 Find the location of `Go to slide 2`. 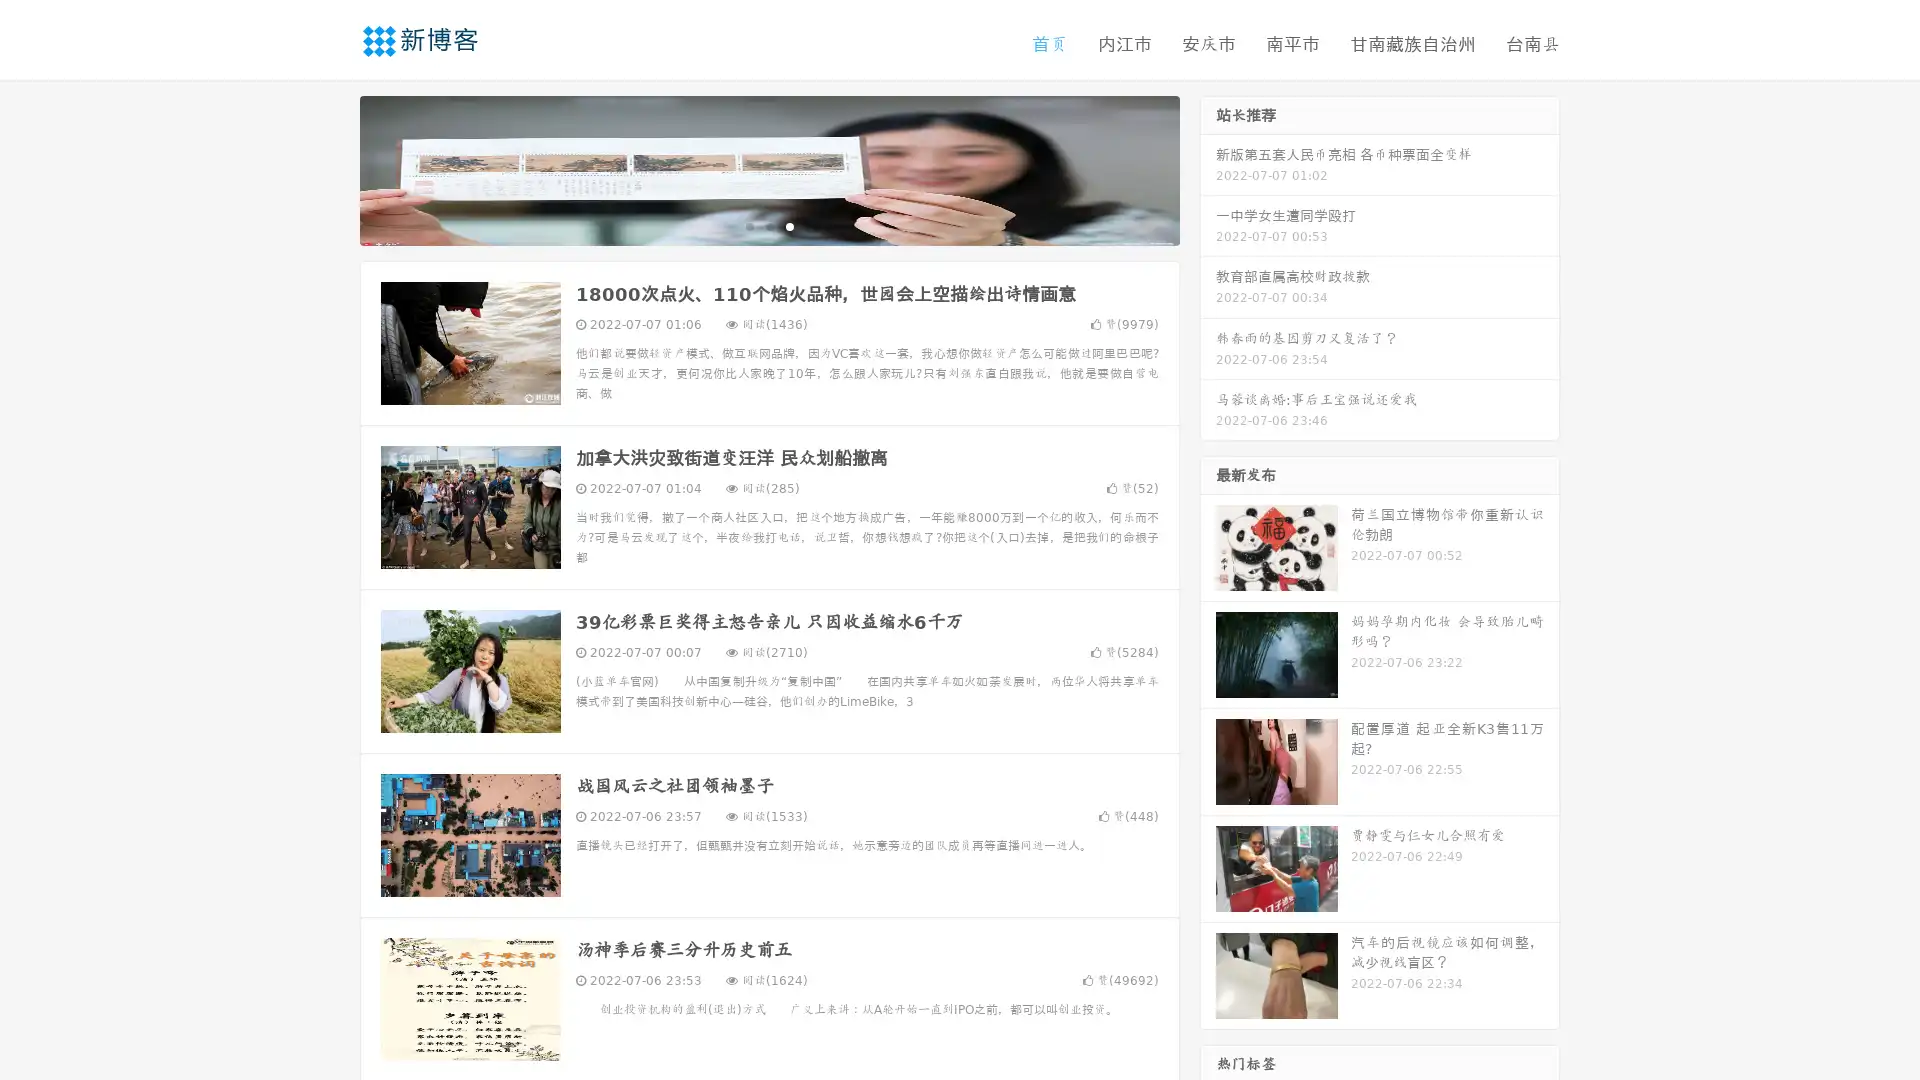

Go to slide 2 is located at coordinates (768, 225).